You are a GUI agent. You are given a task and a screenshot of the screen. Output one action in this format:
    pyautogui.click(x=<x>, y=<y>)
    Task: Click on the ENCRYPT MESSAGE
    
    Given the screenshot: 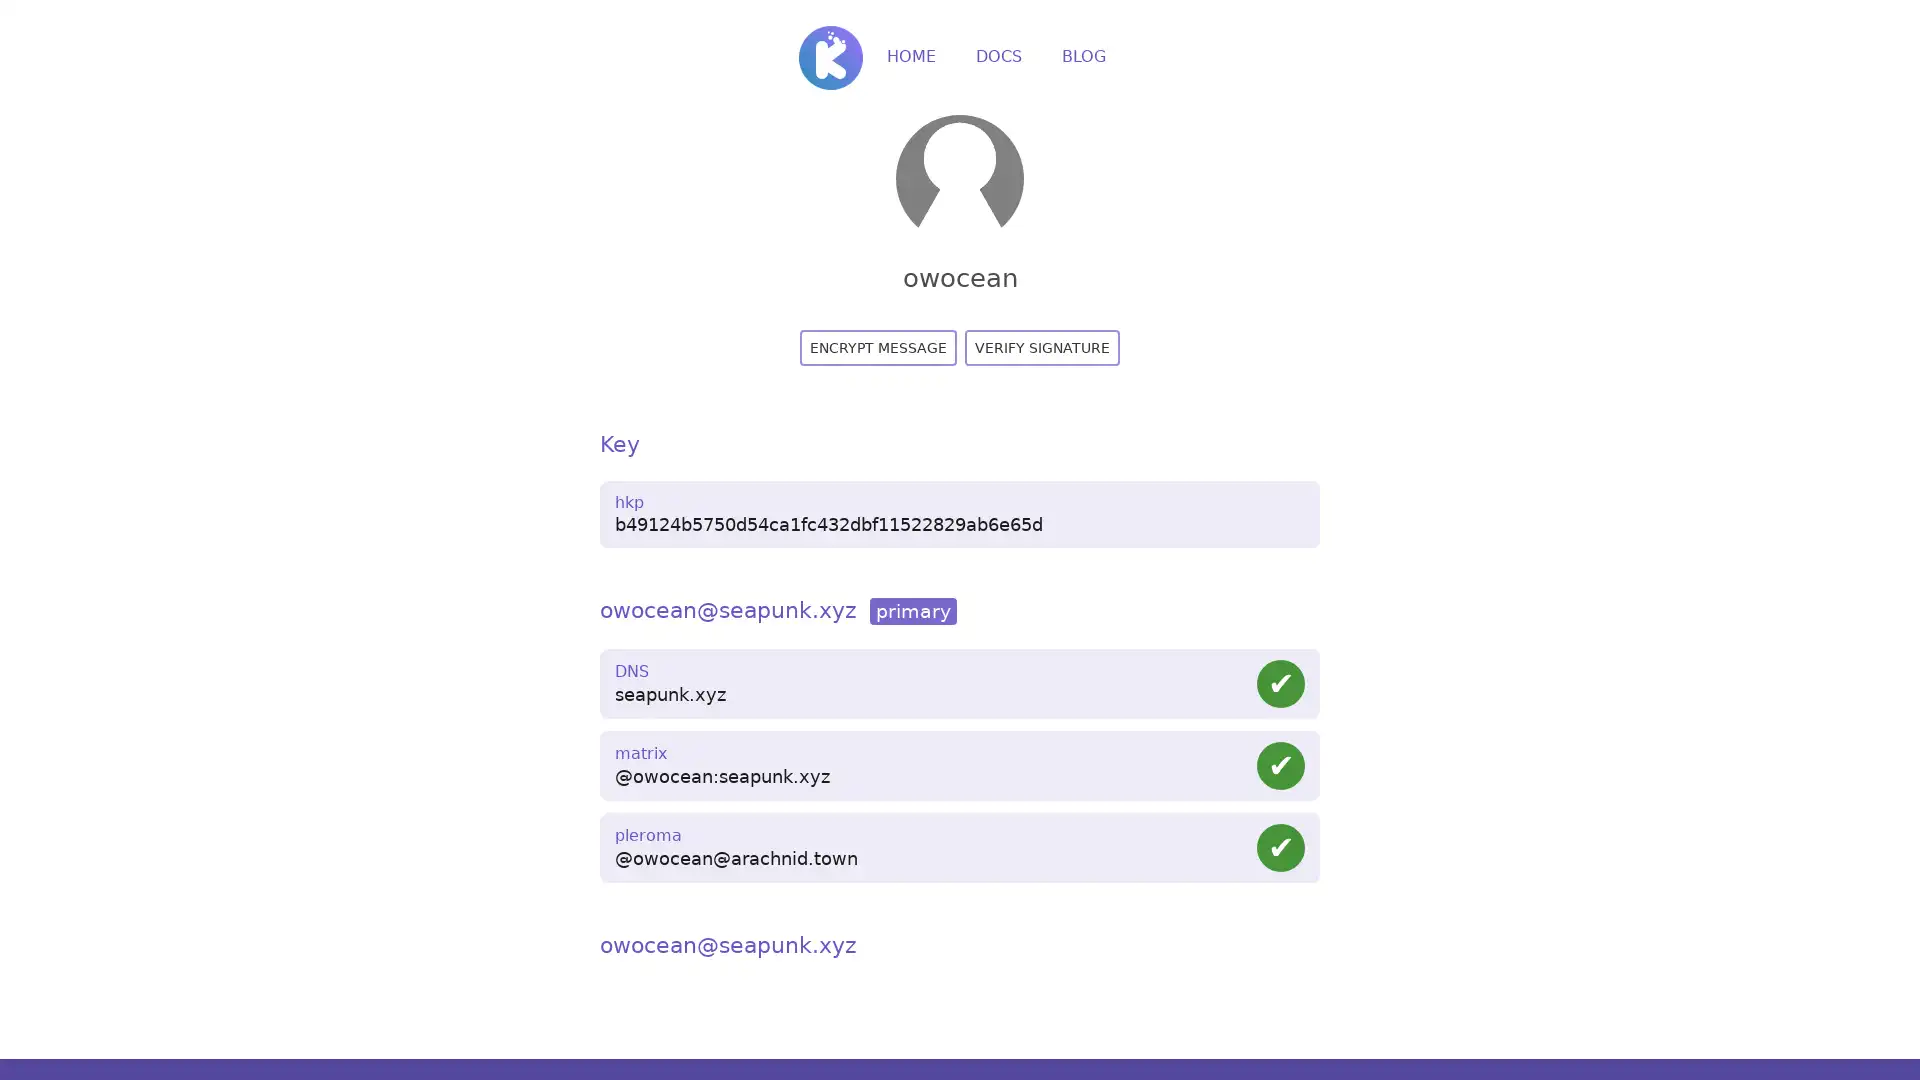 What is the action you would take?
    pyautogui.click(x=878, y=346)
    